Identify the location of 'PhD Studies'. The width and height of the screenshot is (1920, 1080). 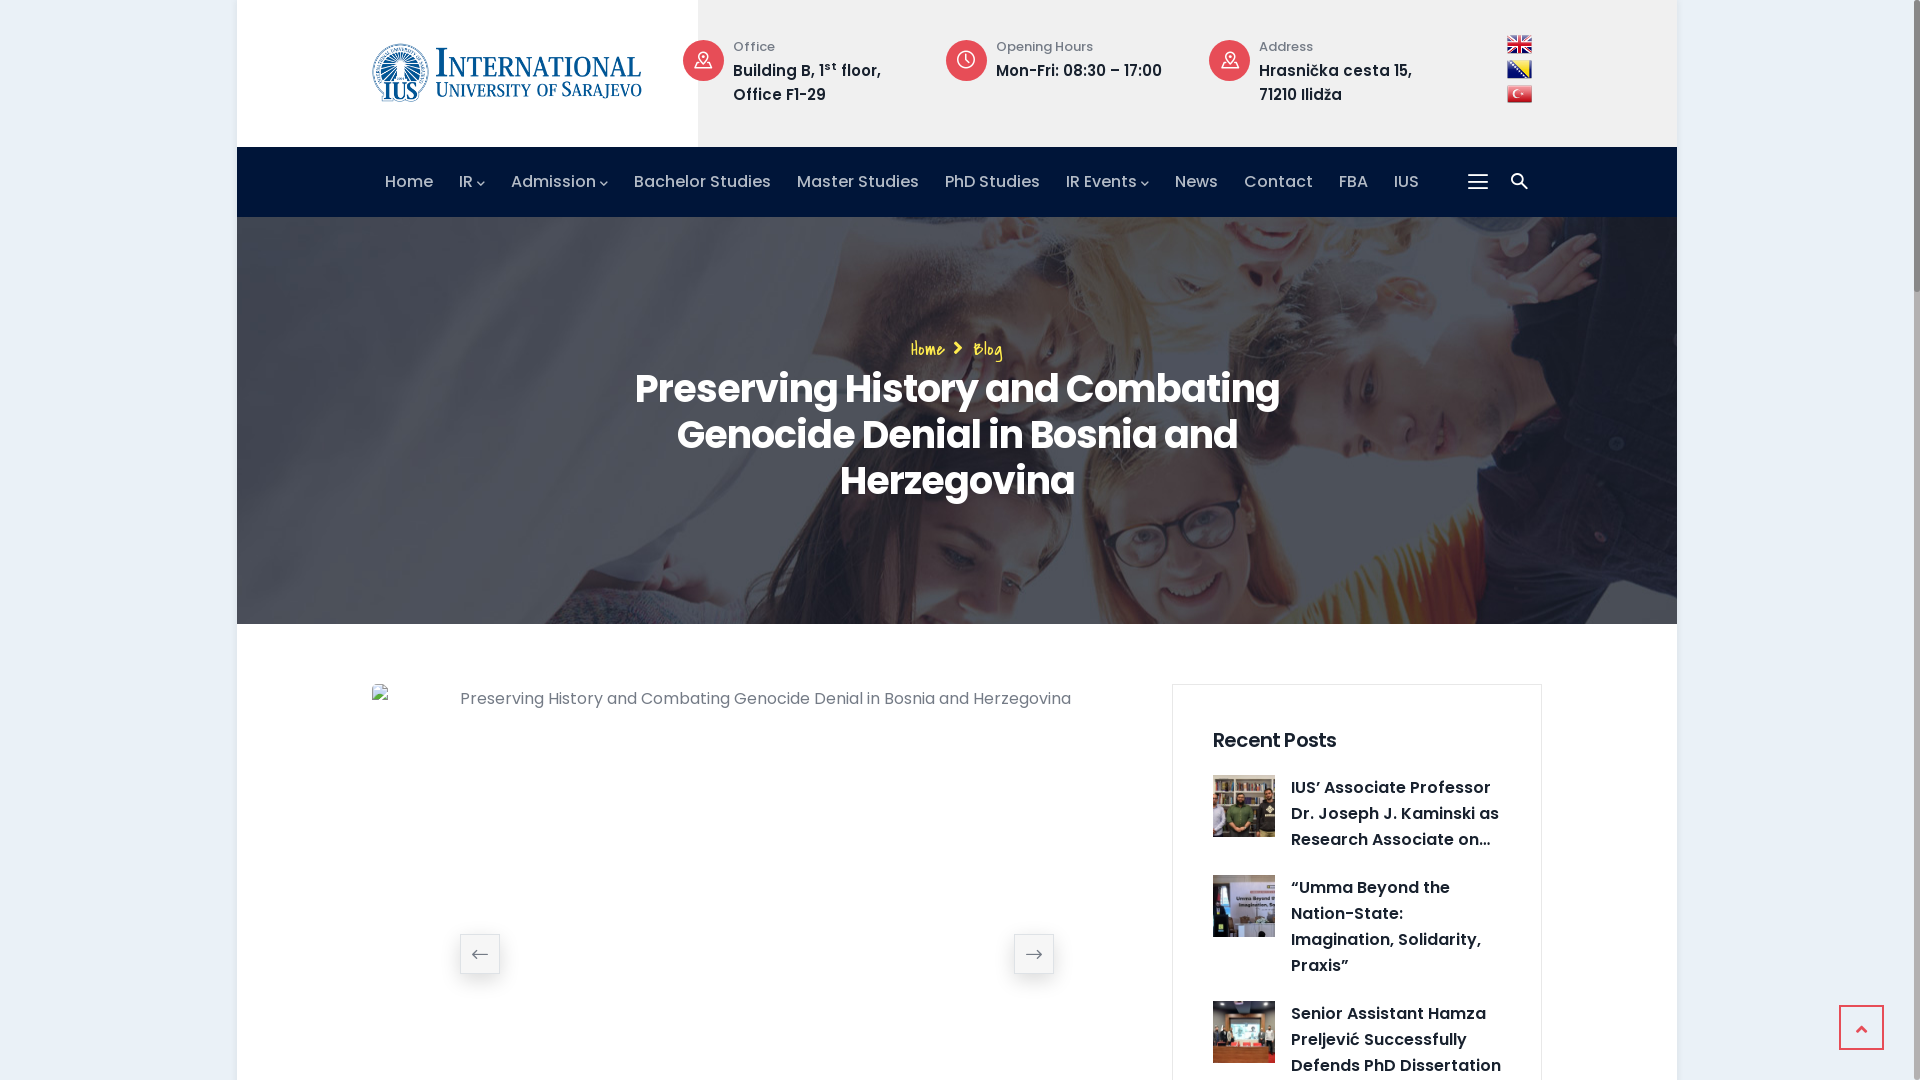
(992, 181).